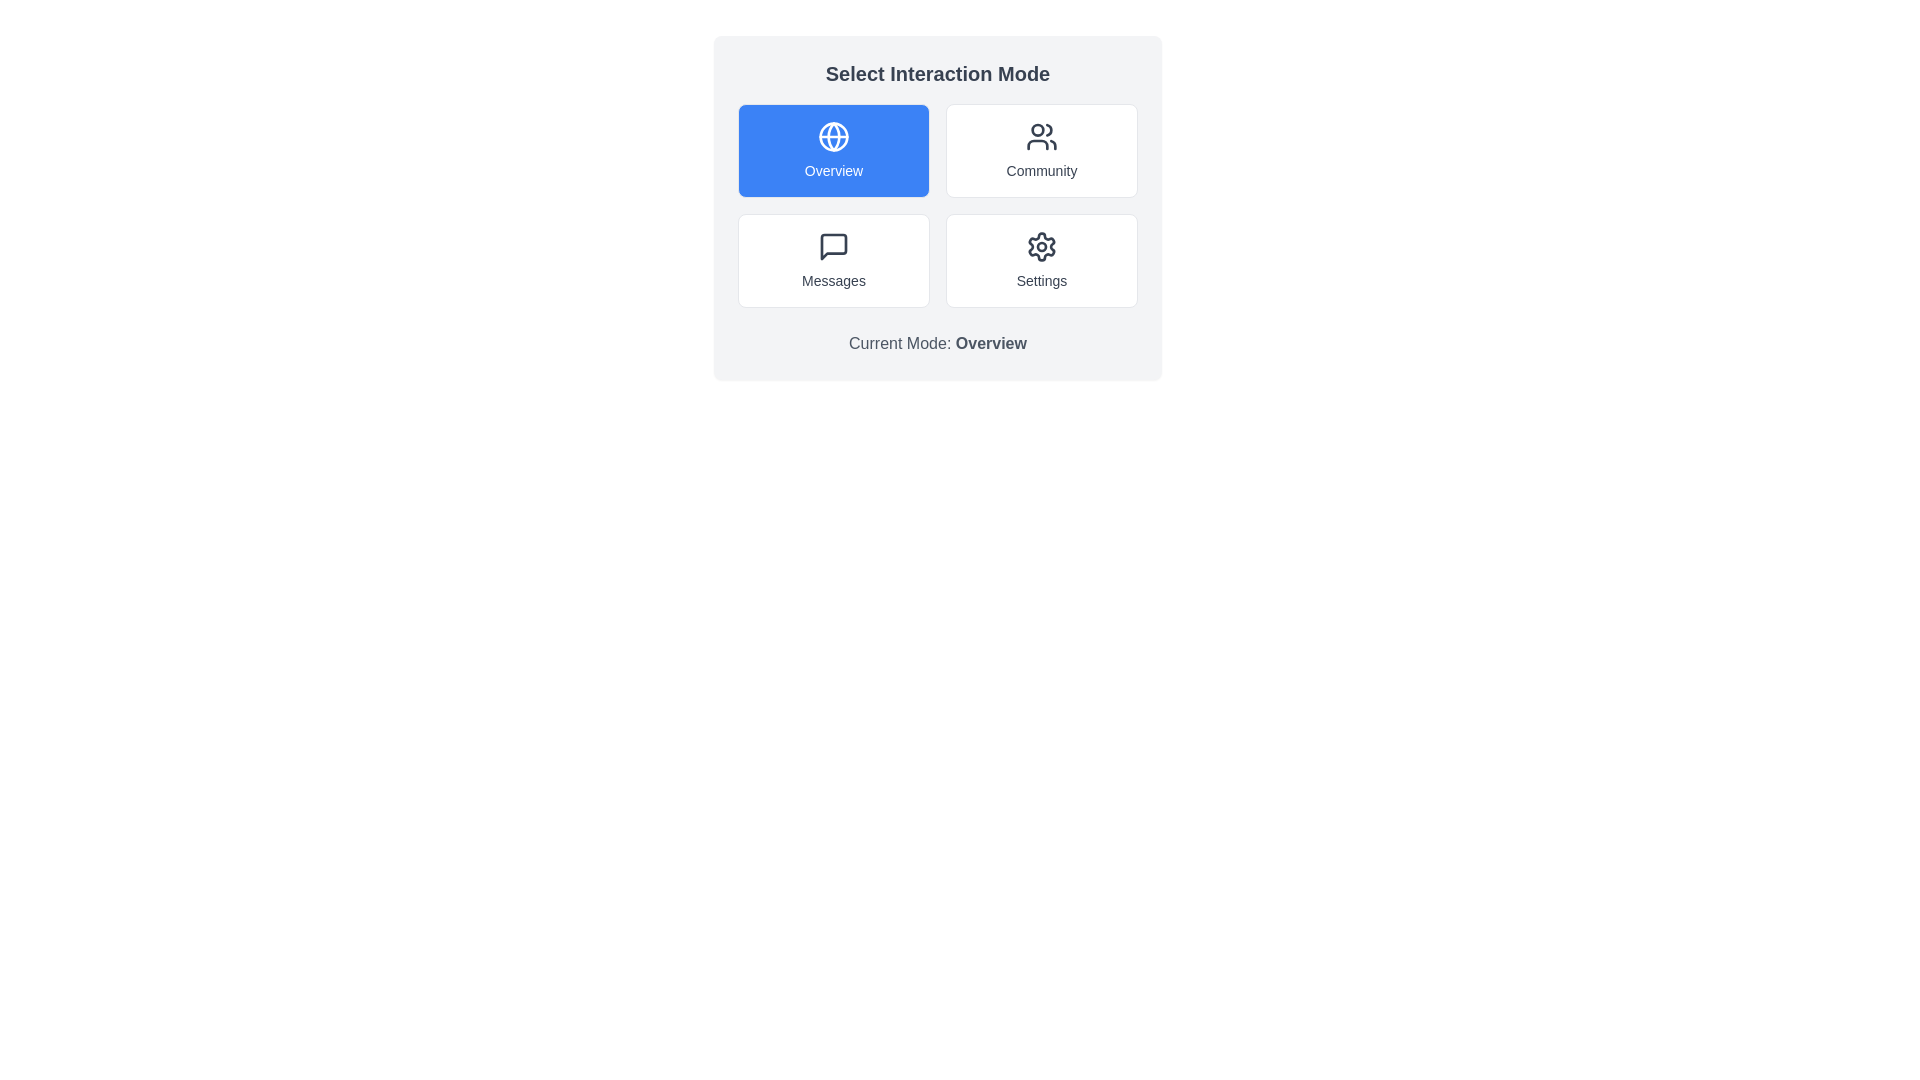 The width and height of the screenshot is (1920, 1080). What do you see at coordinates (1040, 260) in the screenshot?
I see `the Settings button to observe the hover effect` at bounding box center [1040, 260].